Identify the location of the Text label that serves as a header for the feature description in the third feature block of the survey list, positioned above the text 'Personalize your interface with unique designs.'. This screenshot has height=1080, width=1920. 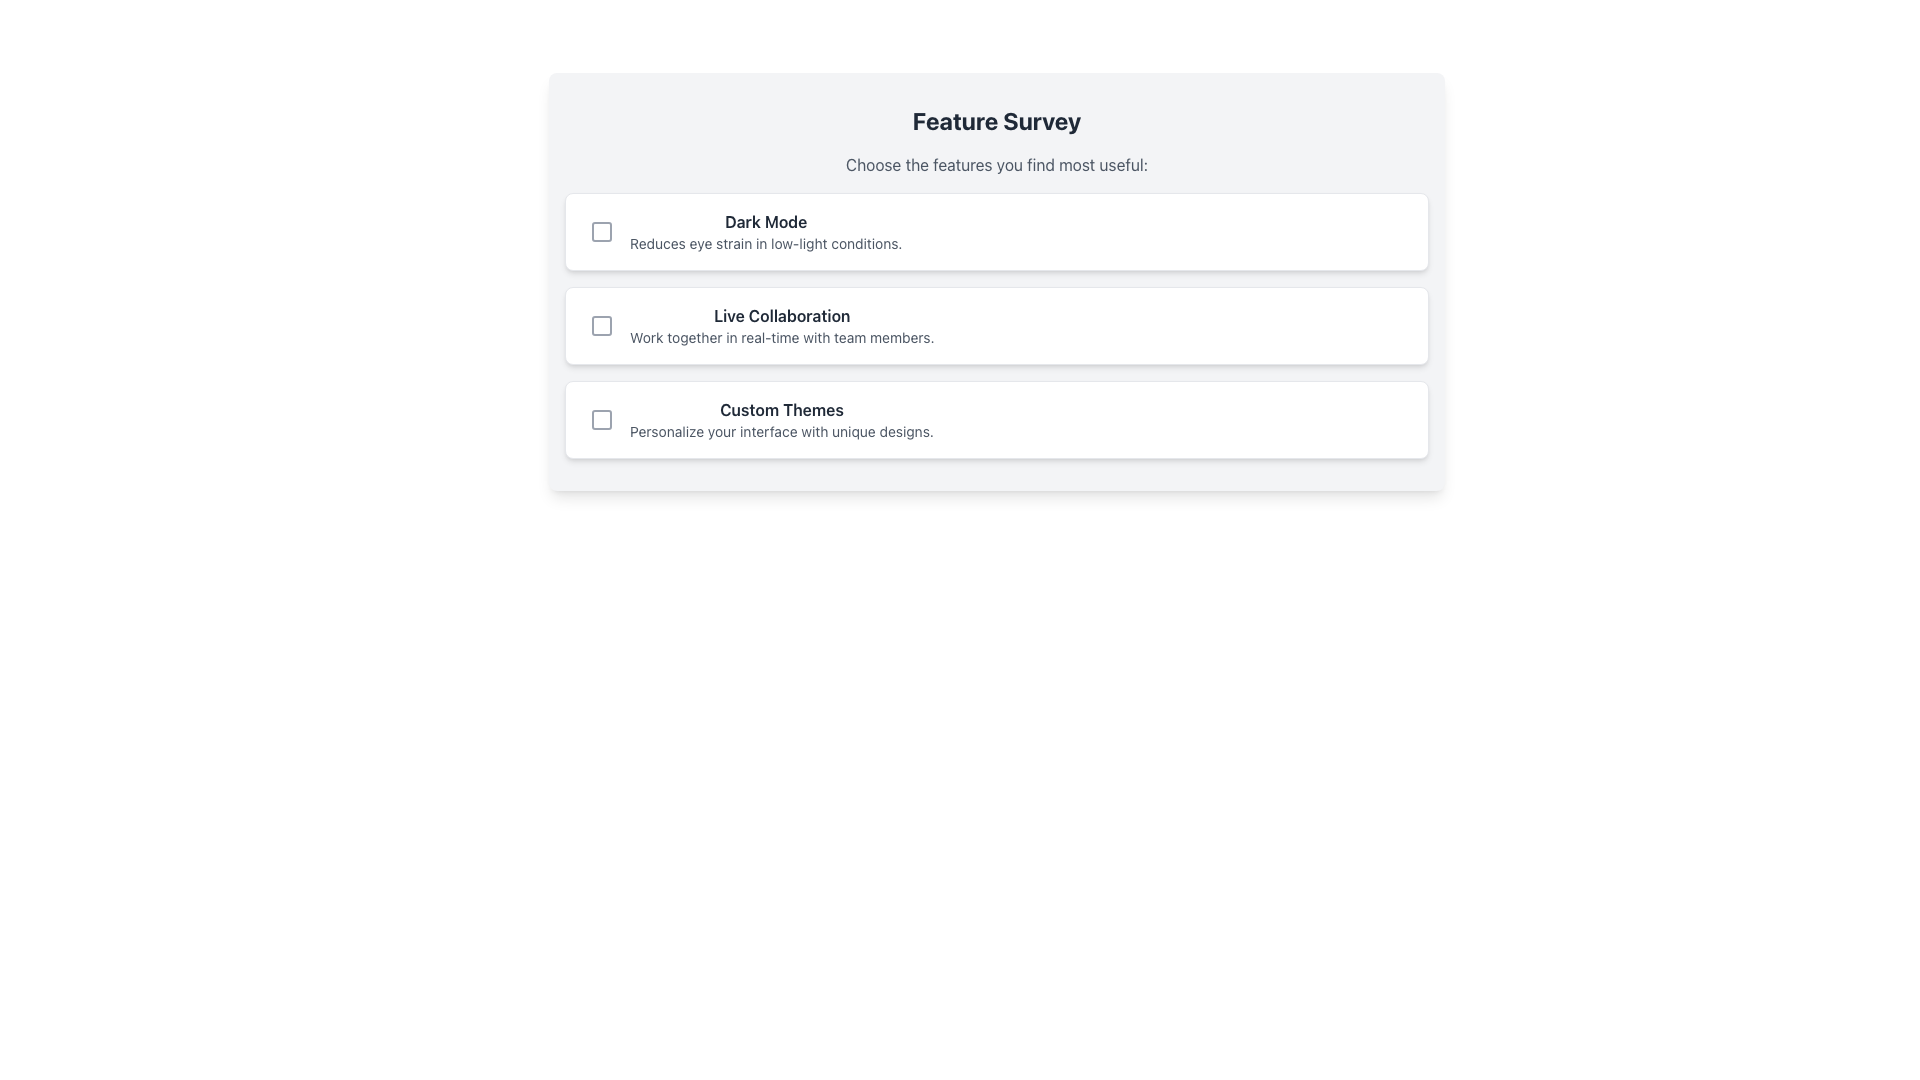
(781, 408).